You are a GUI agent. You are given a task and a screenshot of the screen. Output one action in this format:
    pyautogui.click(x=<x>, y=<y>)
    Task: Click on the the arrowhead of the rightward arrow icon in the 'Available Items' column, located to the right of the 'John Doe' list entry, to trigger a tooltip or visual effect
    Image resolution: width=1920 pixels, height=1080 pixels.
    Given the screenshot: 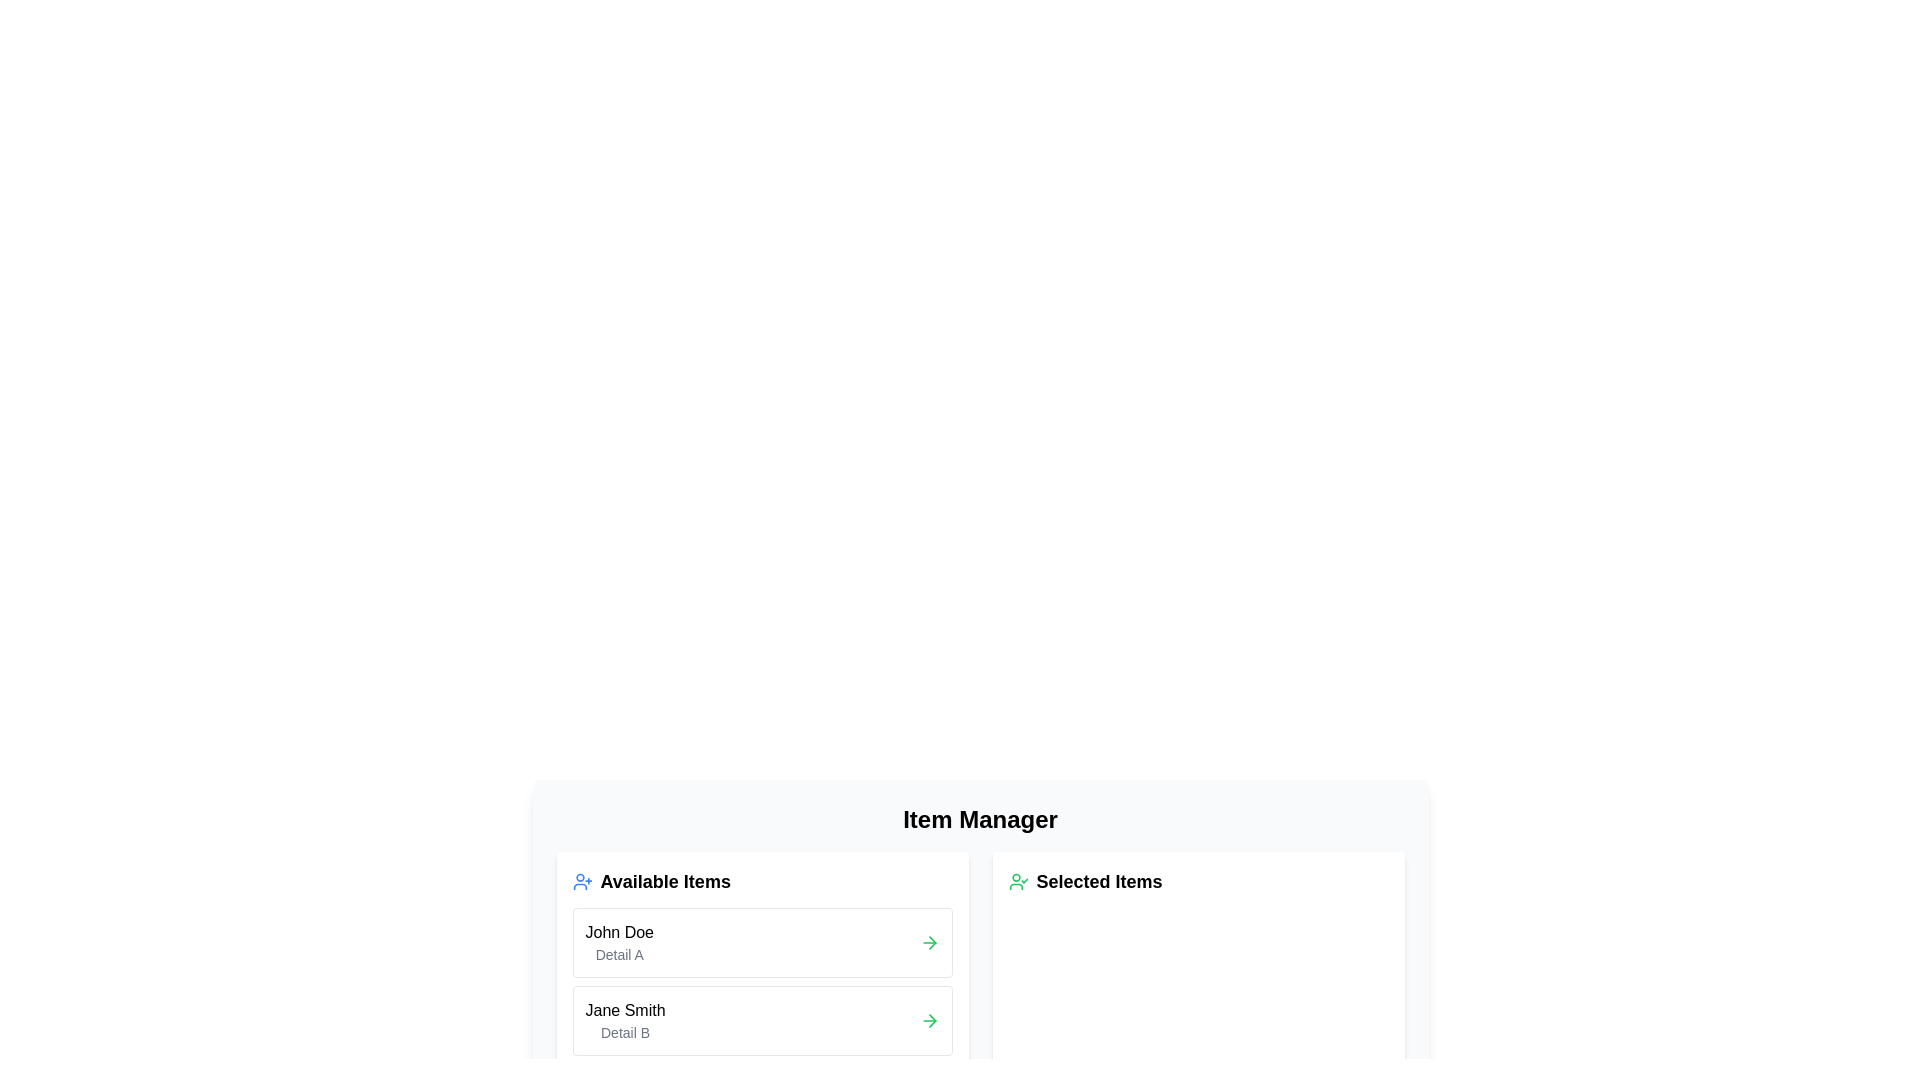 What is the action you would take?
    pyautogui.click(x=931, y=1021)
    